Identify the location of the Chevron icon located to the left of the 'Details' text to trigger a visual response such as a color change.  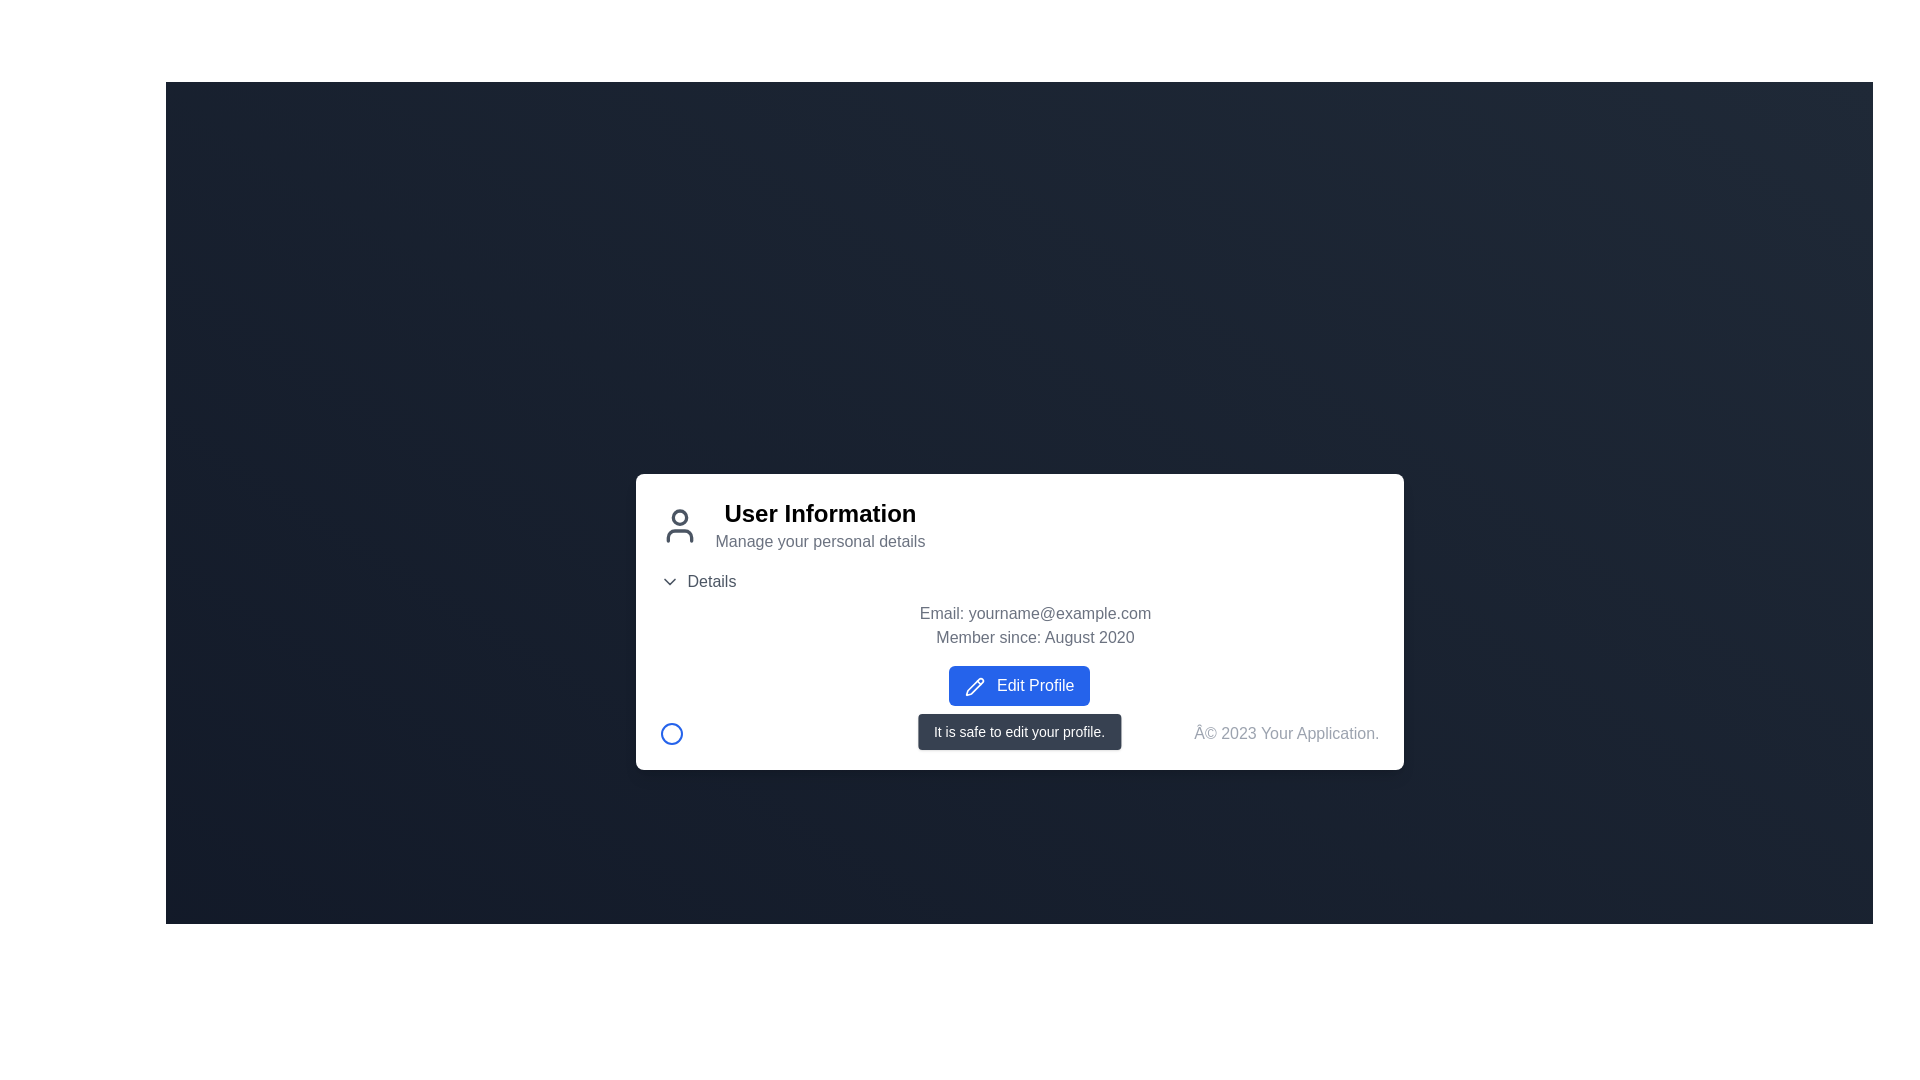
(669, 582).